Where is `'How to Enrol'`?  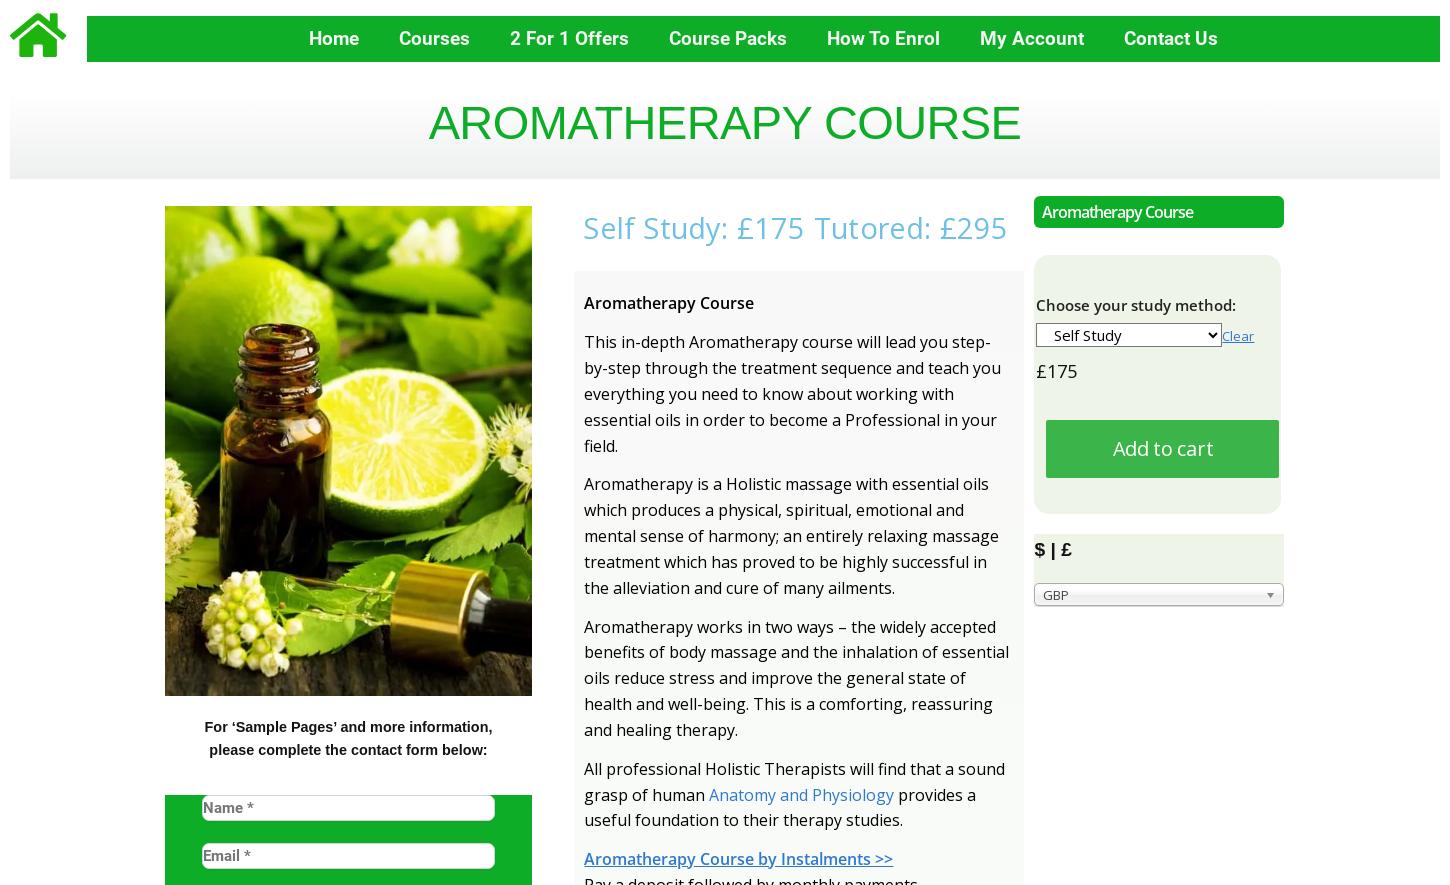 'How to Enrol' is located at coordinates (826, 37).